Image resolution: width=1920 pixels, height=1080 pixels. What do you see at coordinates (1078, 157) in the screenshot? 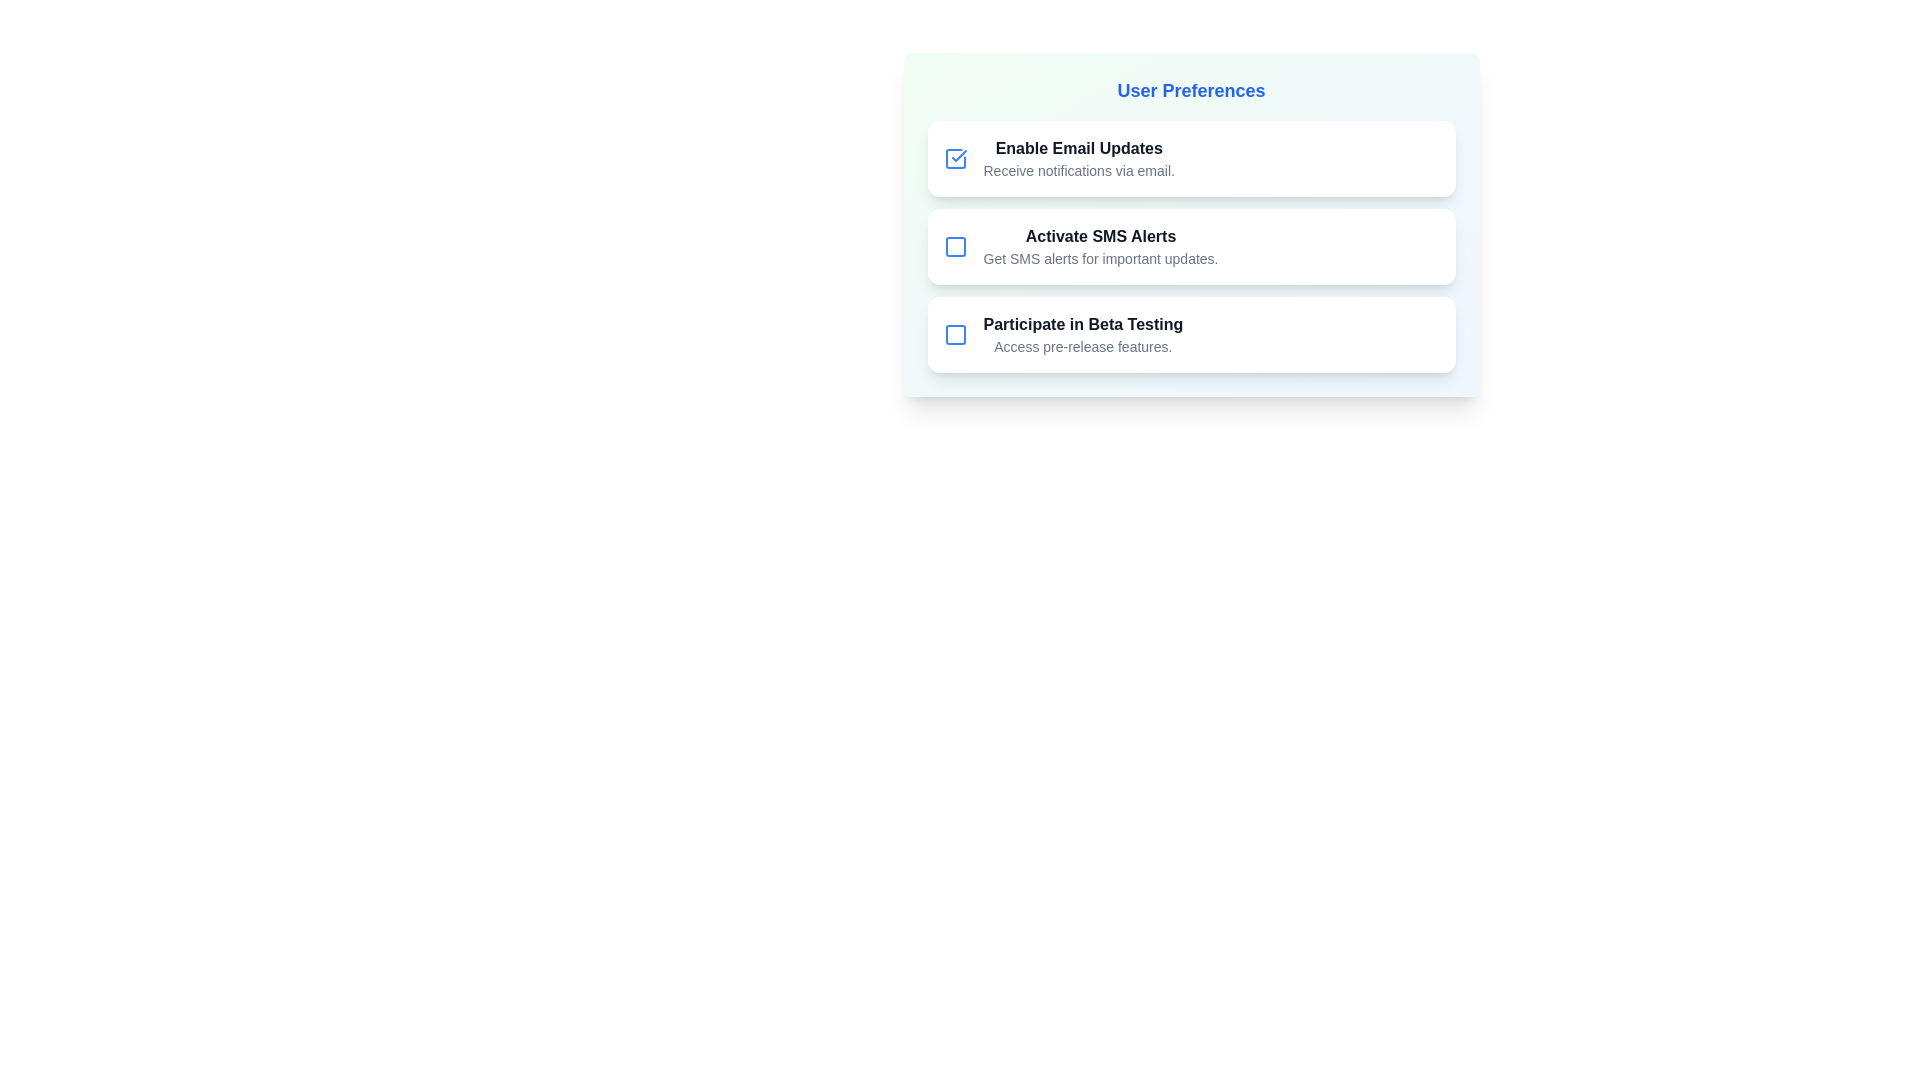
I see `the textual label 'Enable Email Updates' with a subheading 'Receive notifications via email', located at the top of the 'User Preferences' section` at bounding box center [1078, 157].